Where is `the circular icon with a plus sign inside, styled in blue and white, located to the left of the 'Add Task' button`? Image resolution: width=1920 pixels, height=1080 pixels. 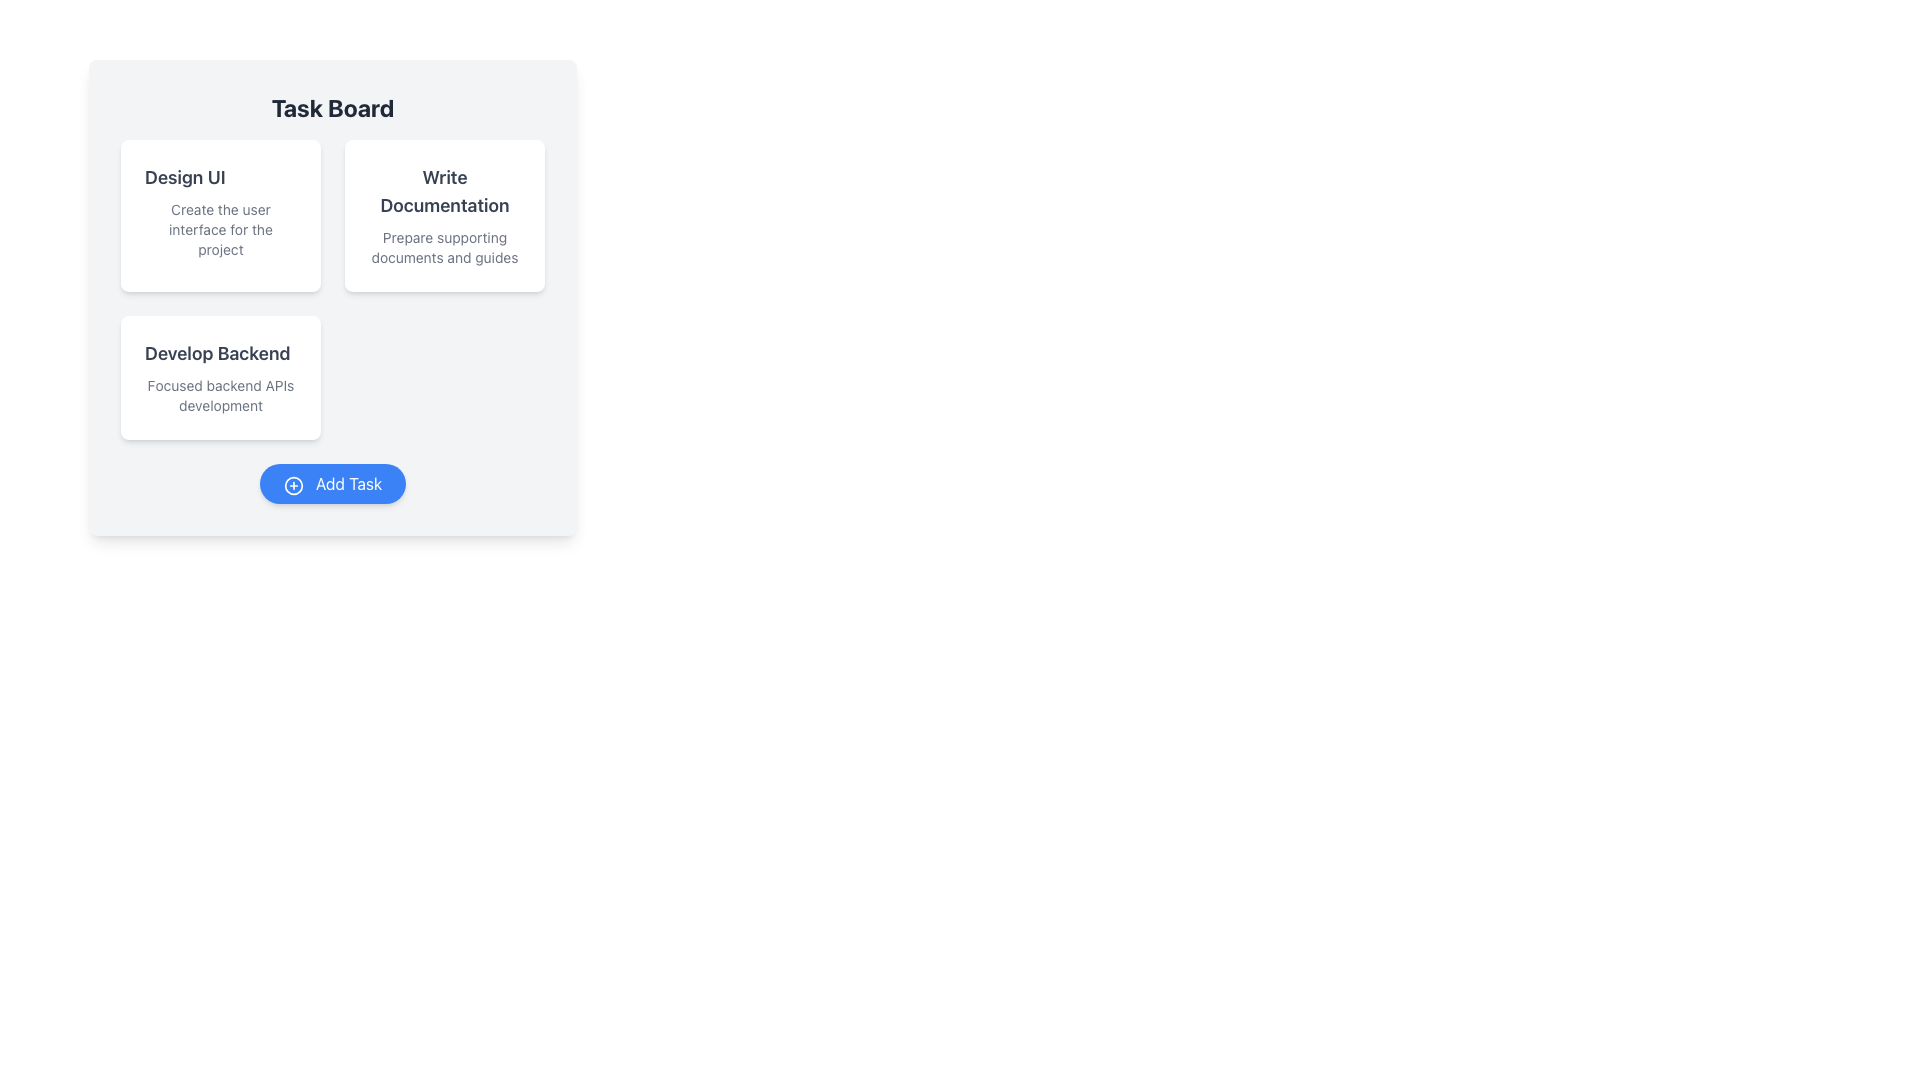
the circular icon with a plus sign inside, styled in blue and white, located to the left of the 'Add Task' button is located at coordinates (292, 485).